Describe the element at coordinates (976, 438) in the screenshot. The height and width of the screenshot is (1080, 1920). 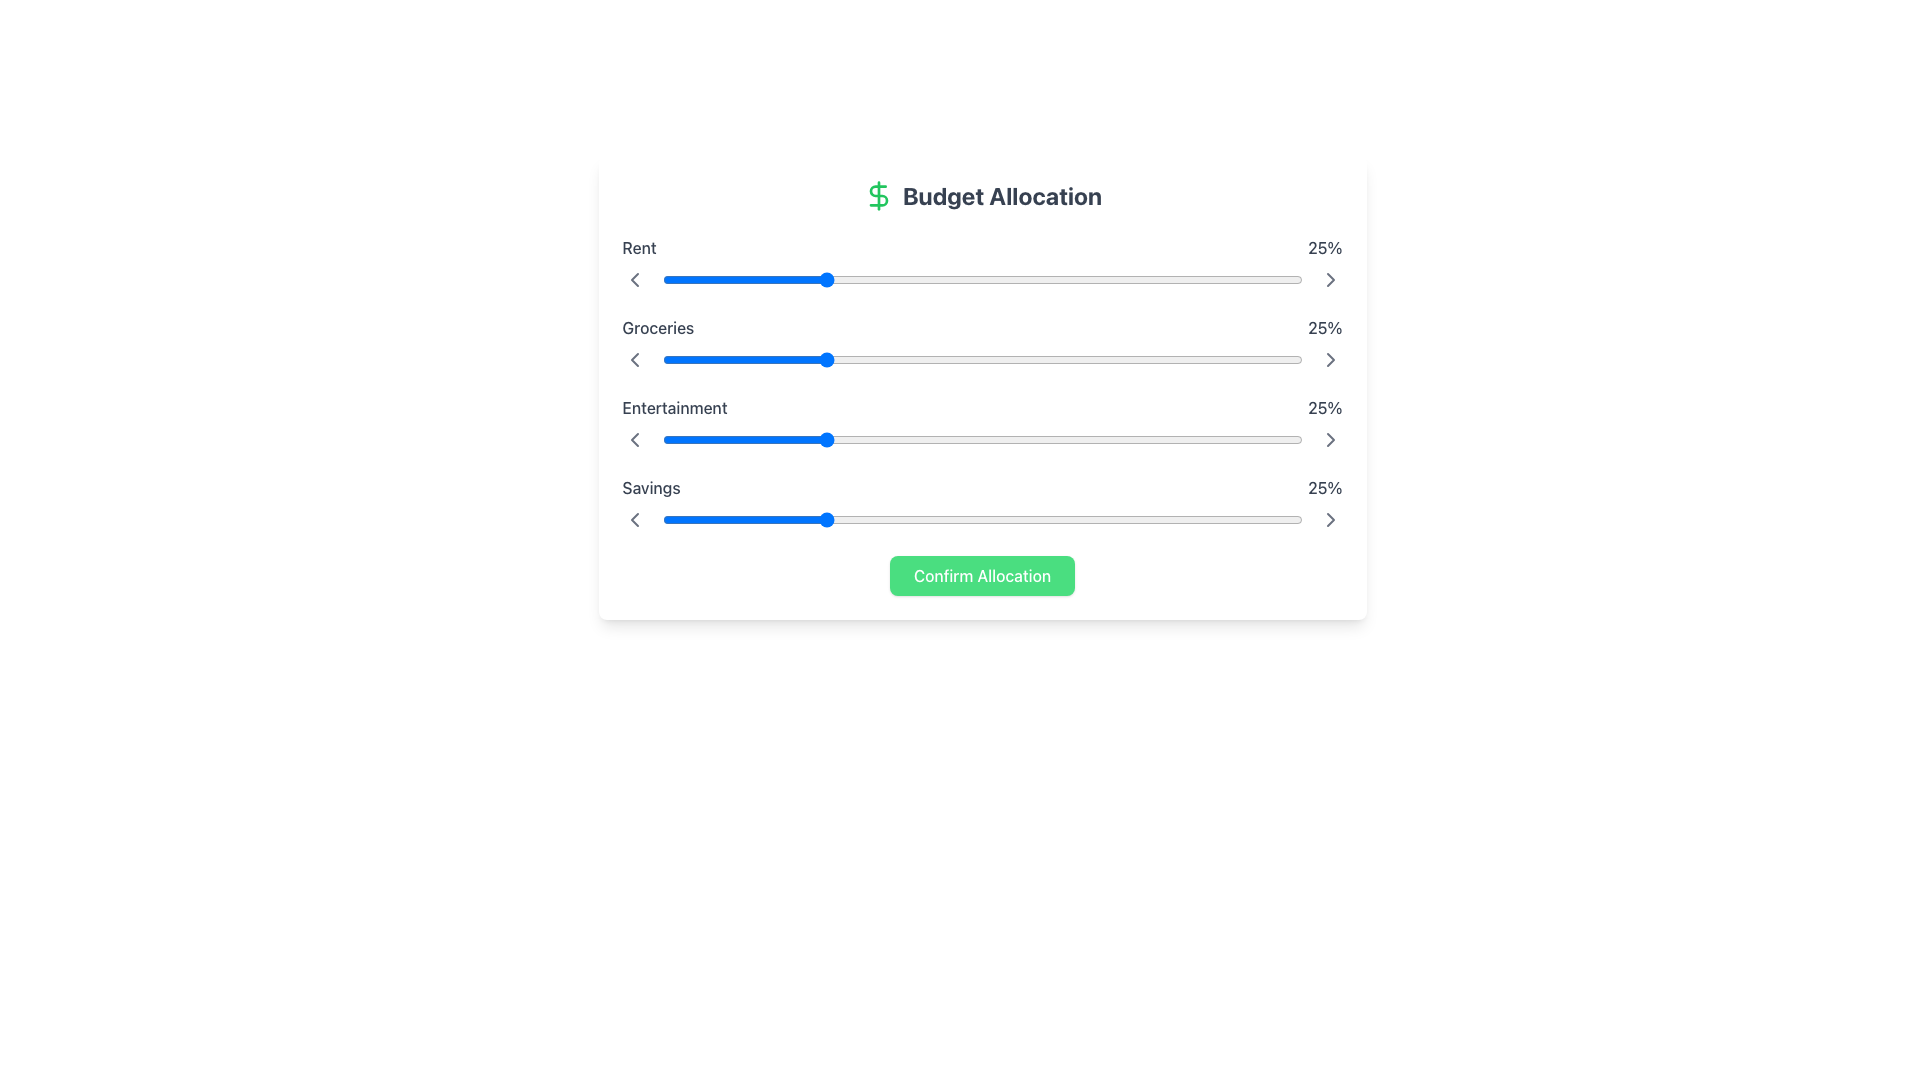
I see `the slider for 'Entertainment'` at that location.